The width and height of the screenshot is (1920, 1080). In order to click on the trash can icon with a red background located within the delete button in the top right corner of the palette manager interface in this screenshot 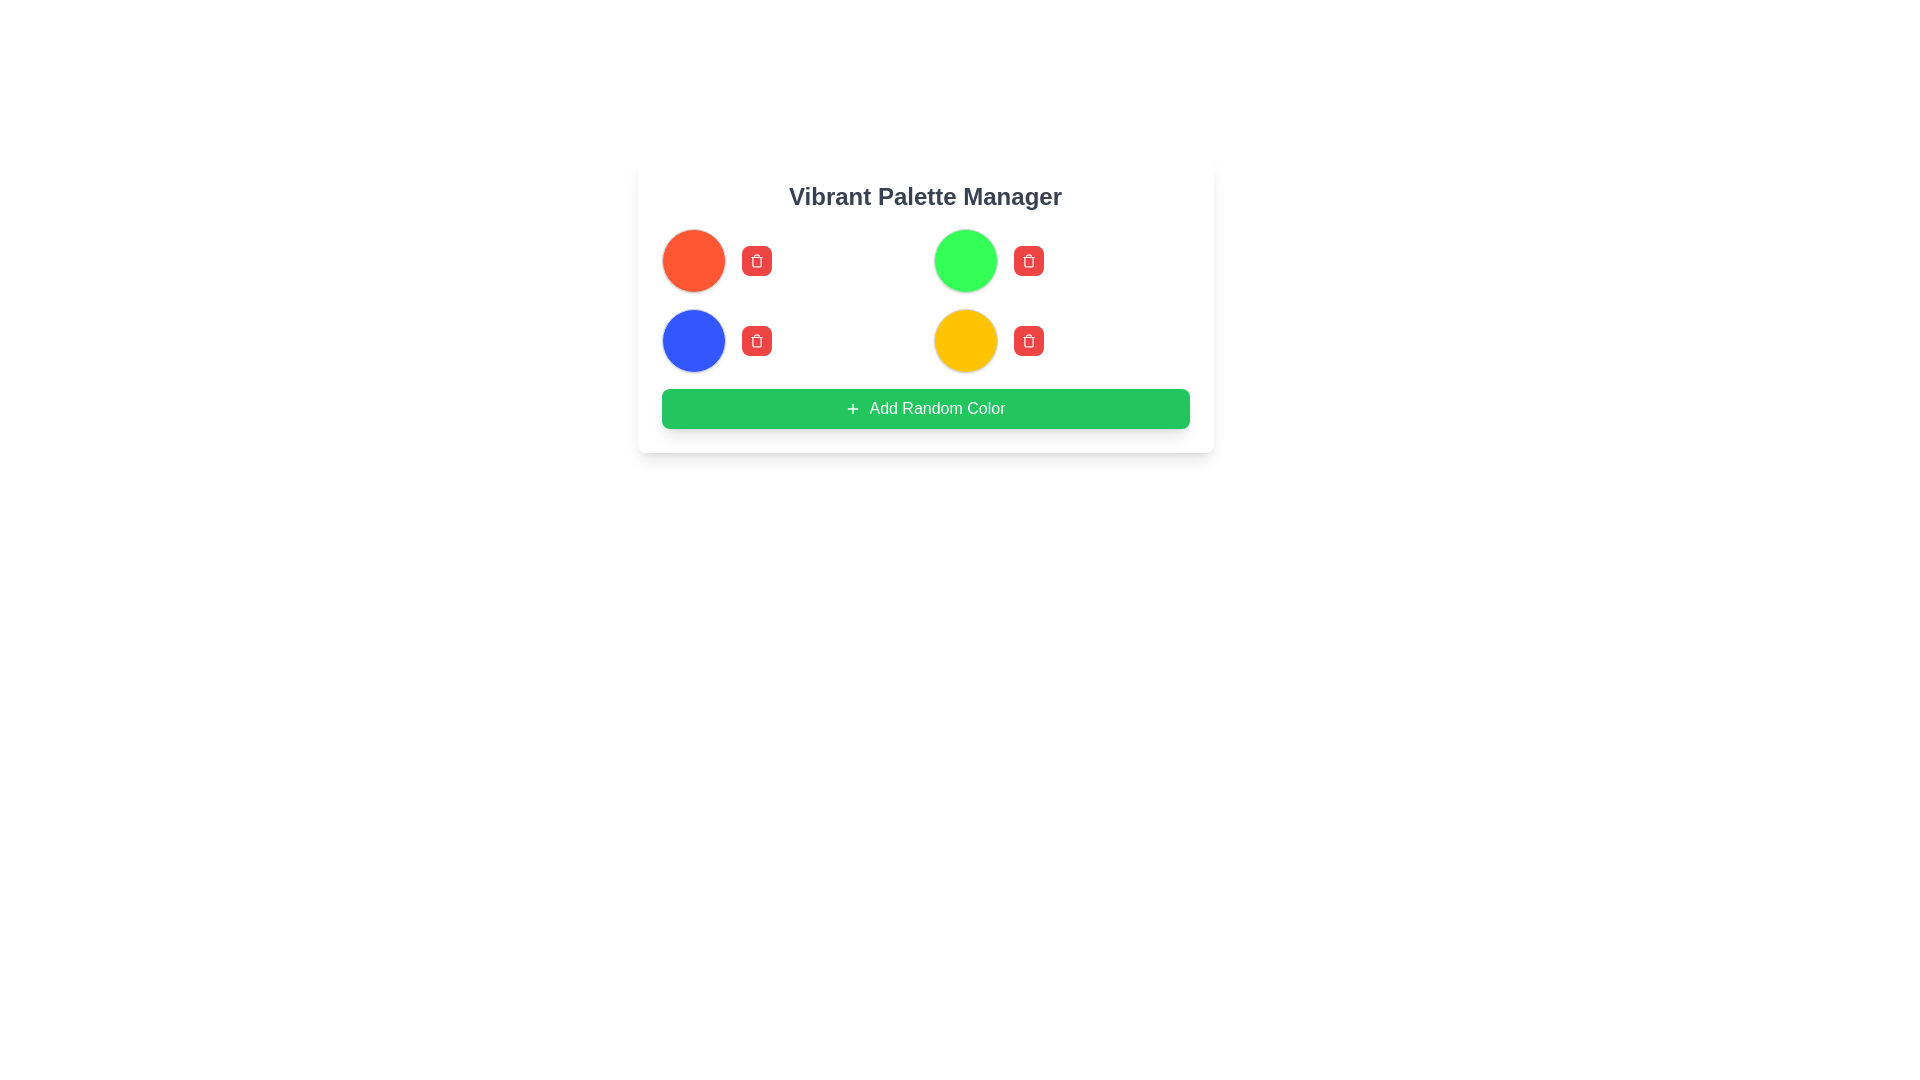, I will do `click(1028, 339)`.